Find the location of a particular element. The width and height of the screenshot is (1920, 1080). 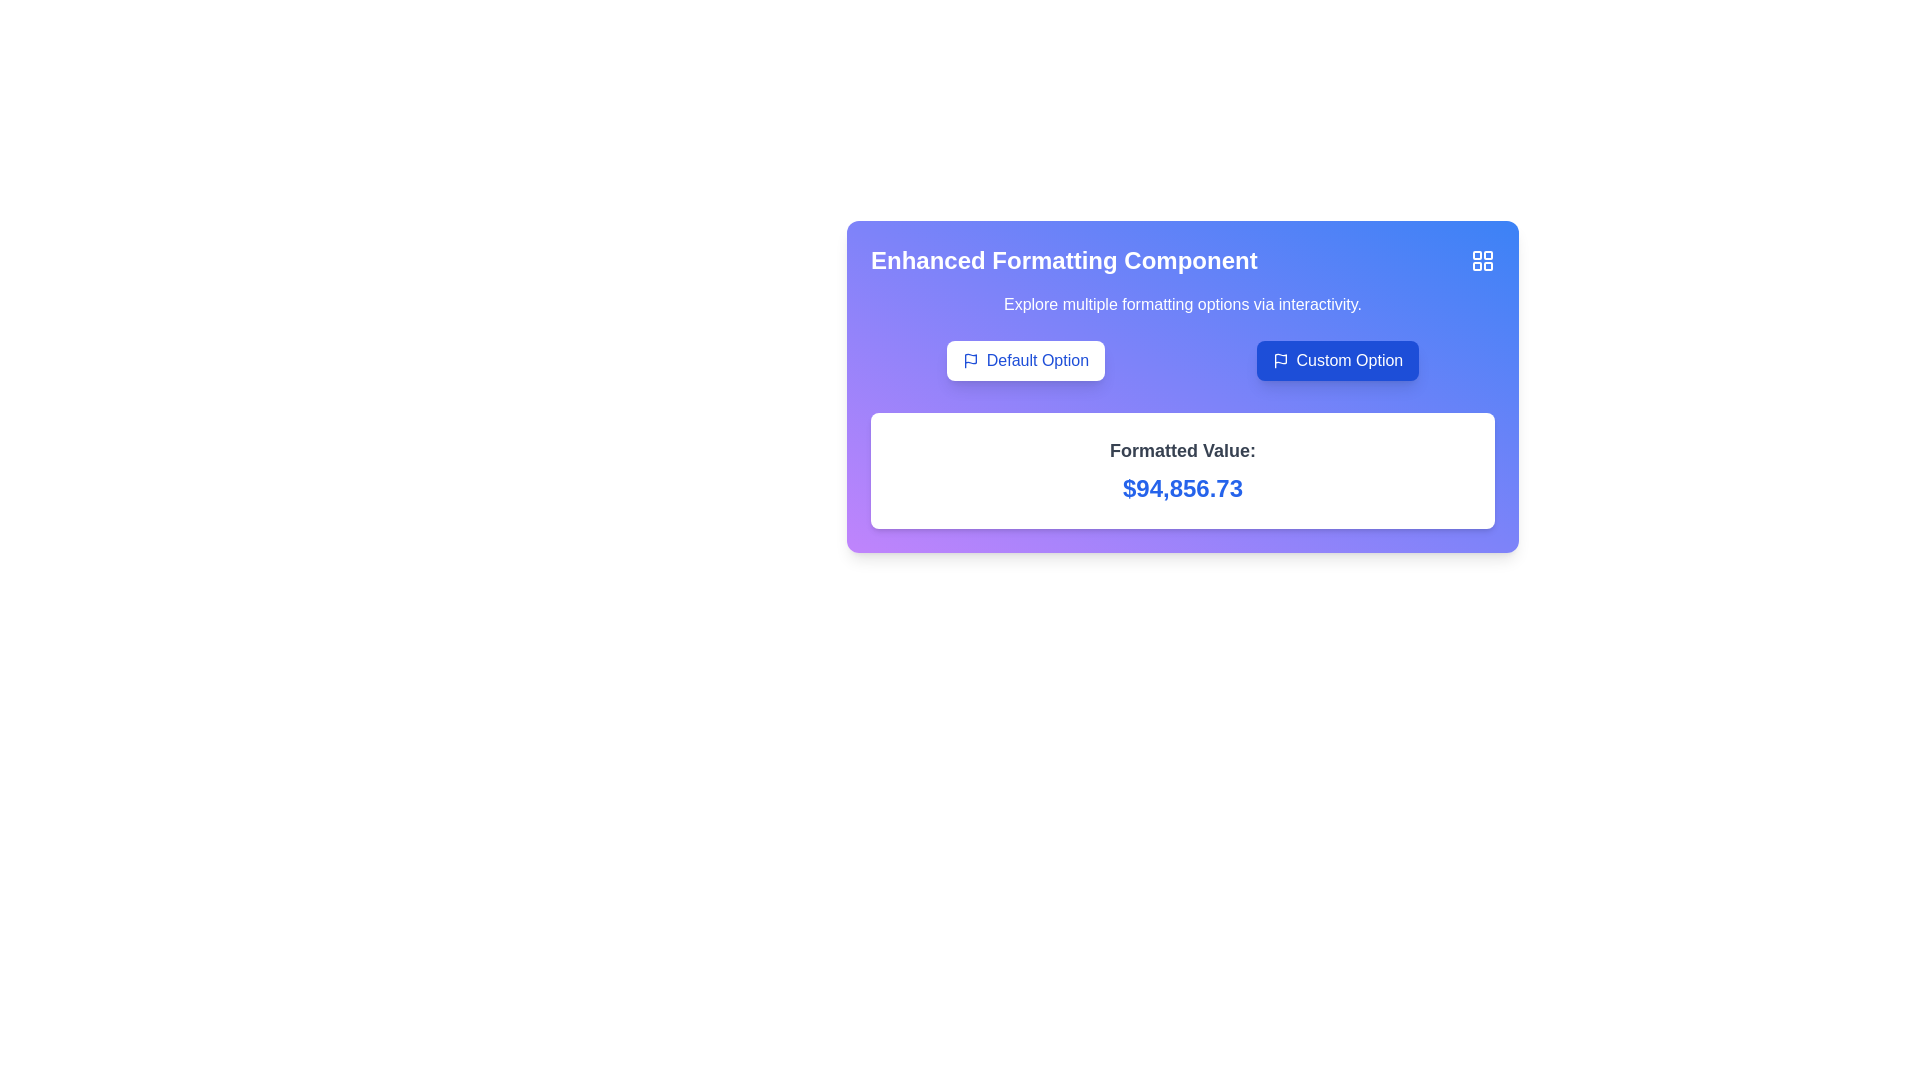

the 'Custom Option' button is located at coordinates (1337, 361).